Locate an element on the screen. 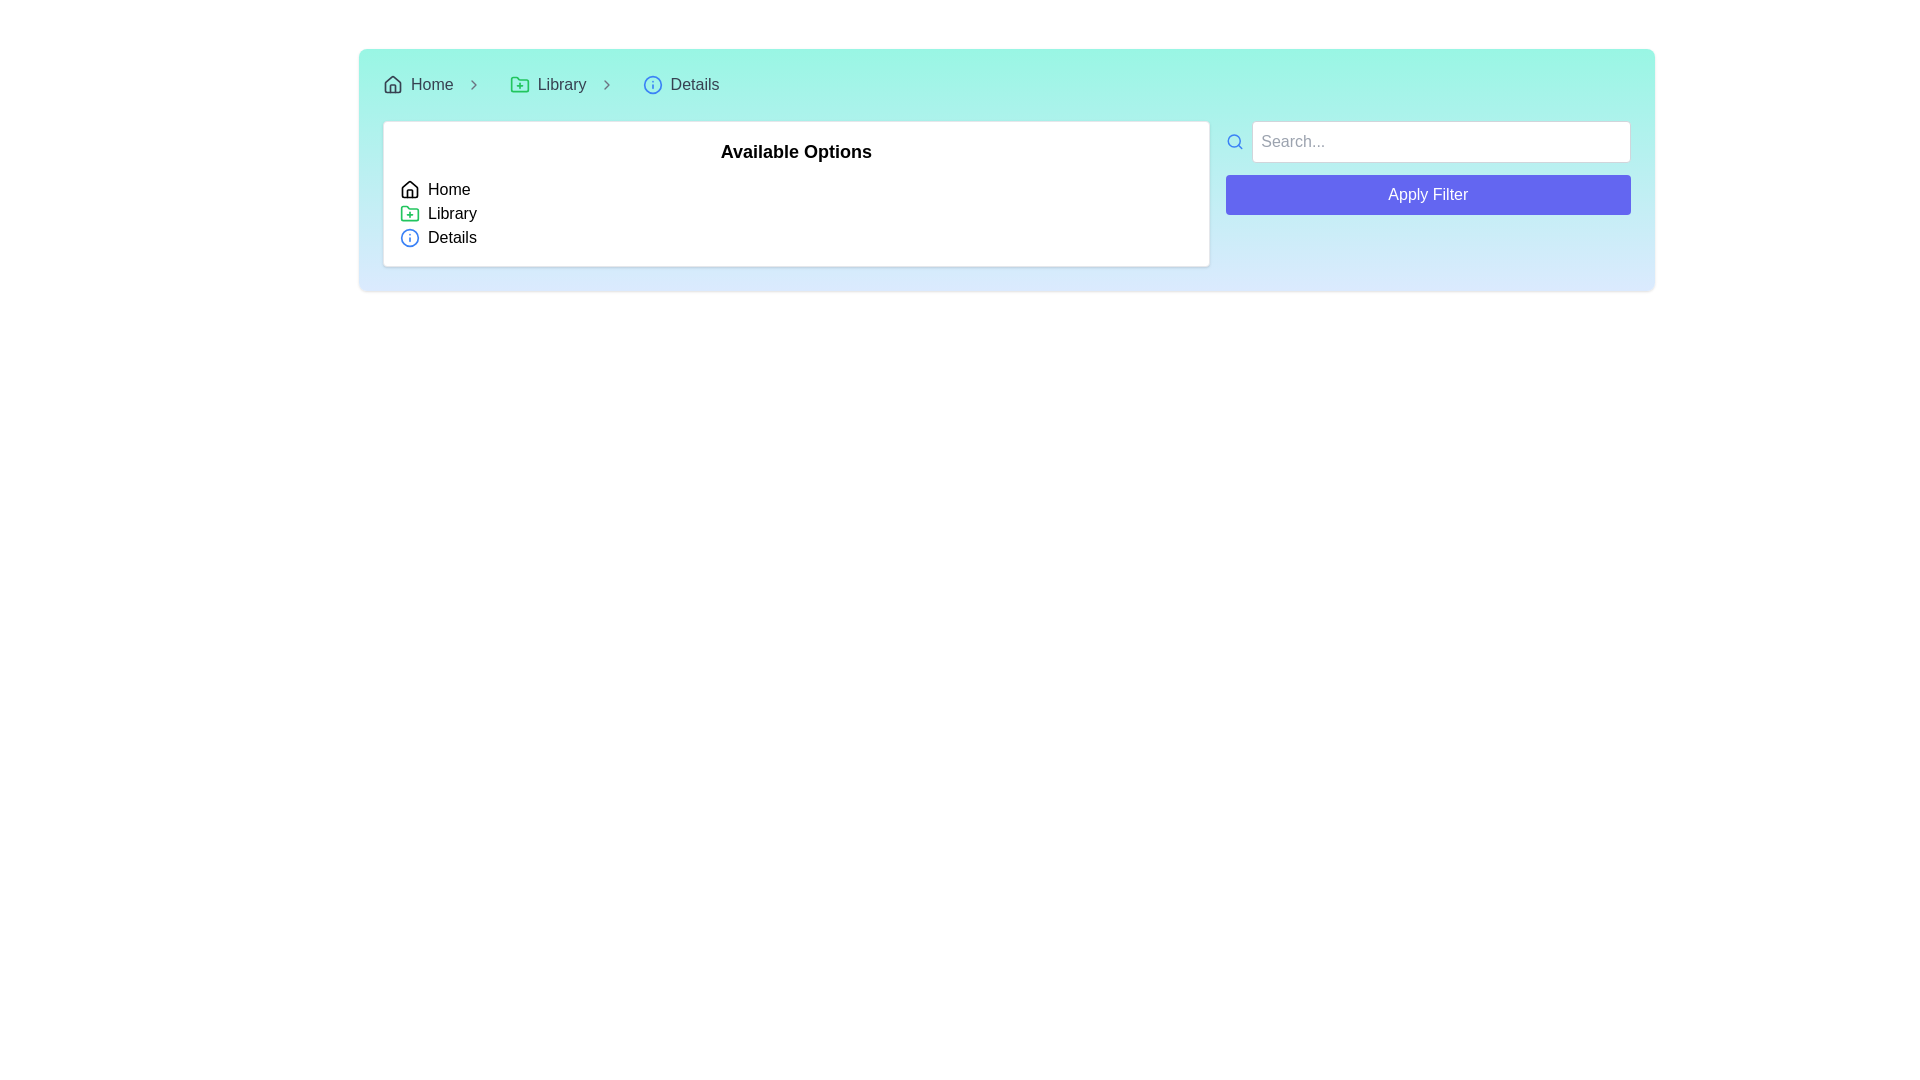 The height and width of the screenshot is (1080, 1920). the outer circular frame of the 'info' icon in the breadcrumb navigation bar, which visually distinguishes the 'Details' breadcrumb item is located at coordinates (652, 83).